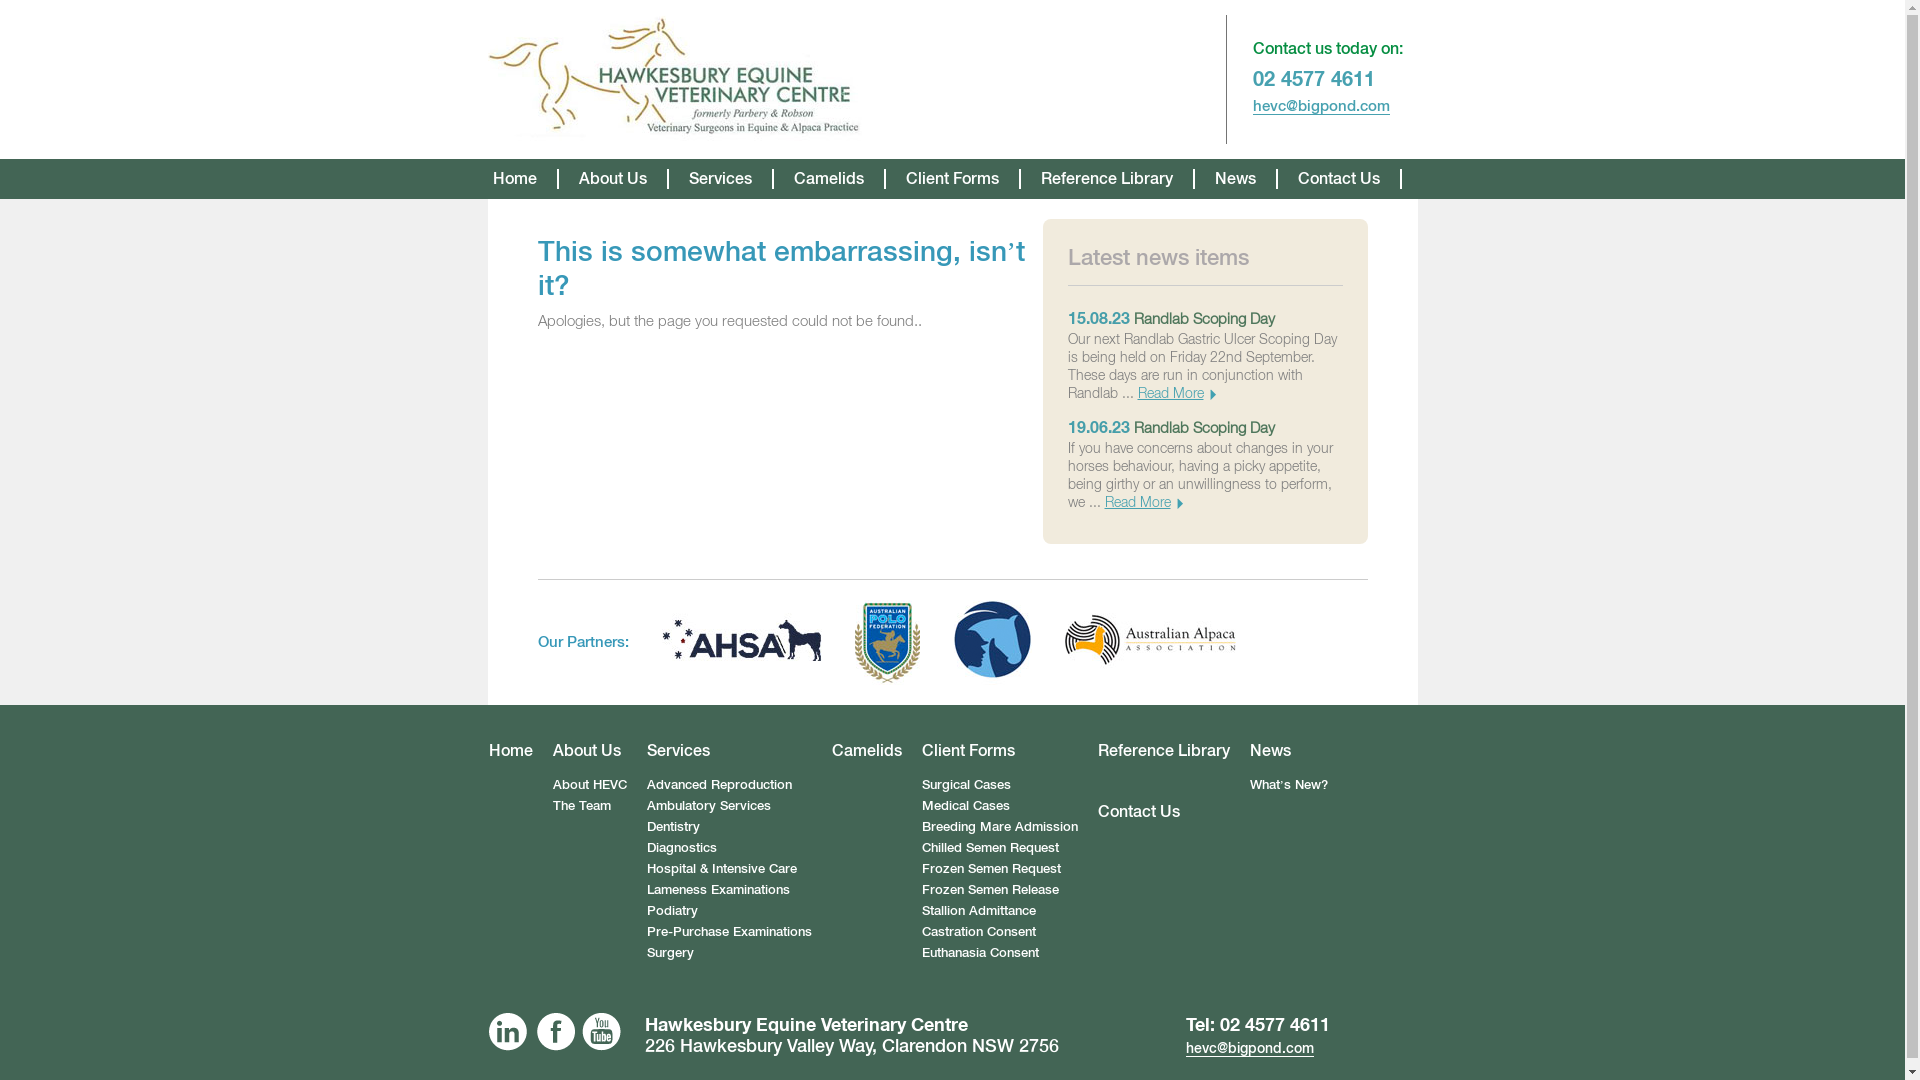 The height and width of the screenshot is (1080, 1920). Describe the element at coordinates (886, 642) in the screenshot. I see `'Australian Polo Federation'` at that location.